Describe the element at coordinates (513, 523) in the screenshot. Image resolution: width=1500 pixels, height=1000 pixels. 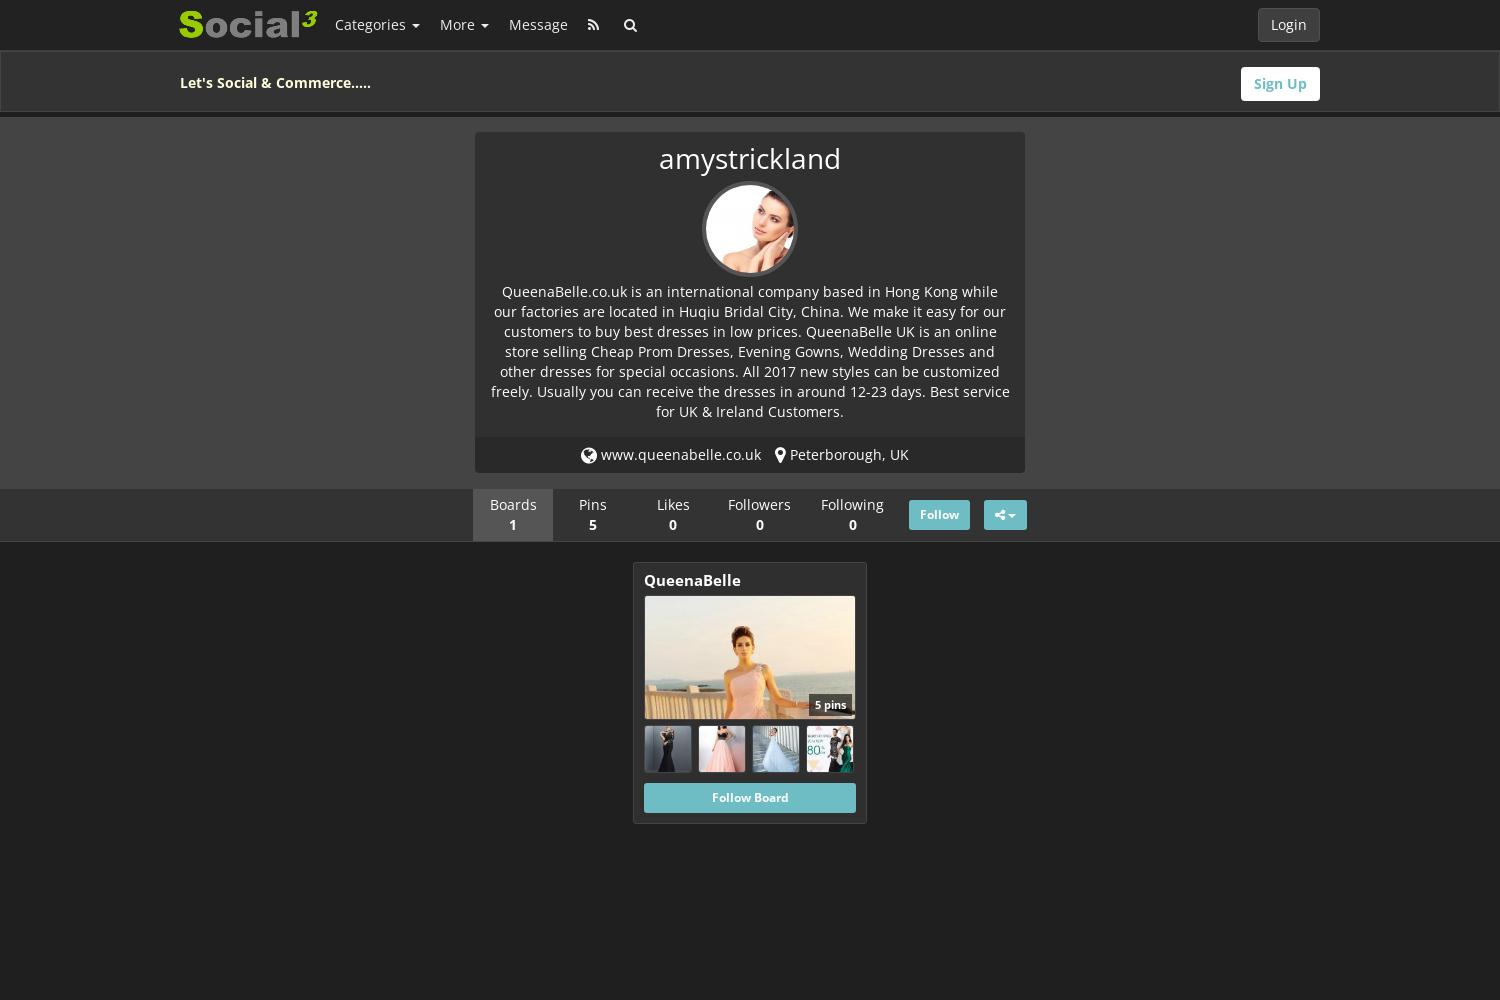
I see `'1'` at that location.